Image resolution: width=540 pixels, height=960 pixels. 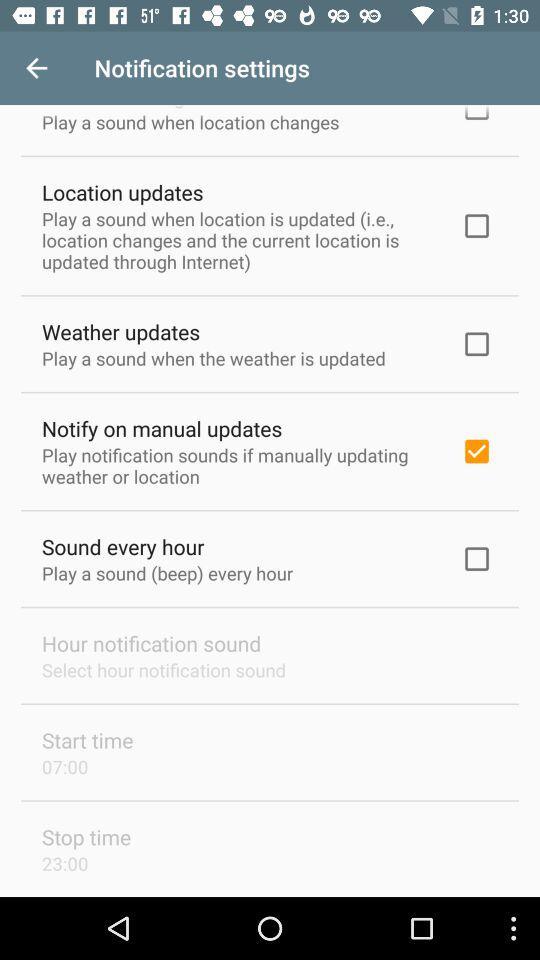 I want to click on icon above the play notification sounds icon, so click(x=161, y=428).